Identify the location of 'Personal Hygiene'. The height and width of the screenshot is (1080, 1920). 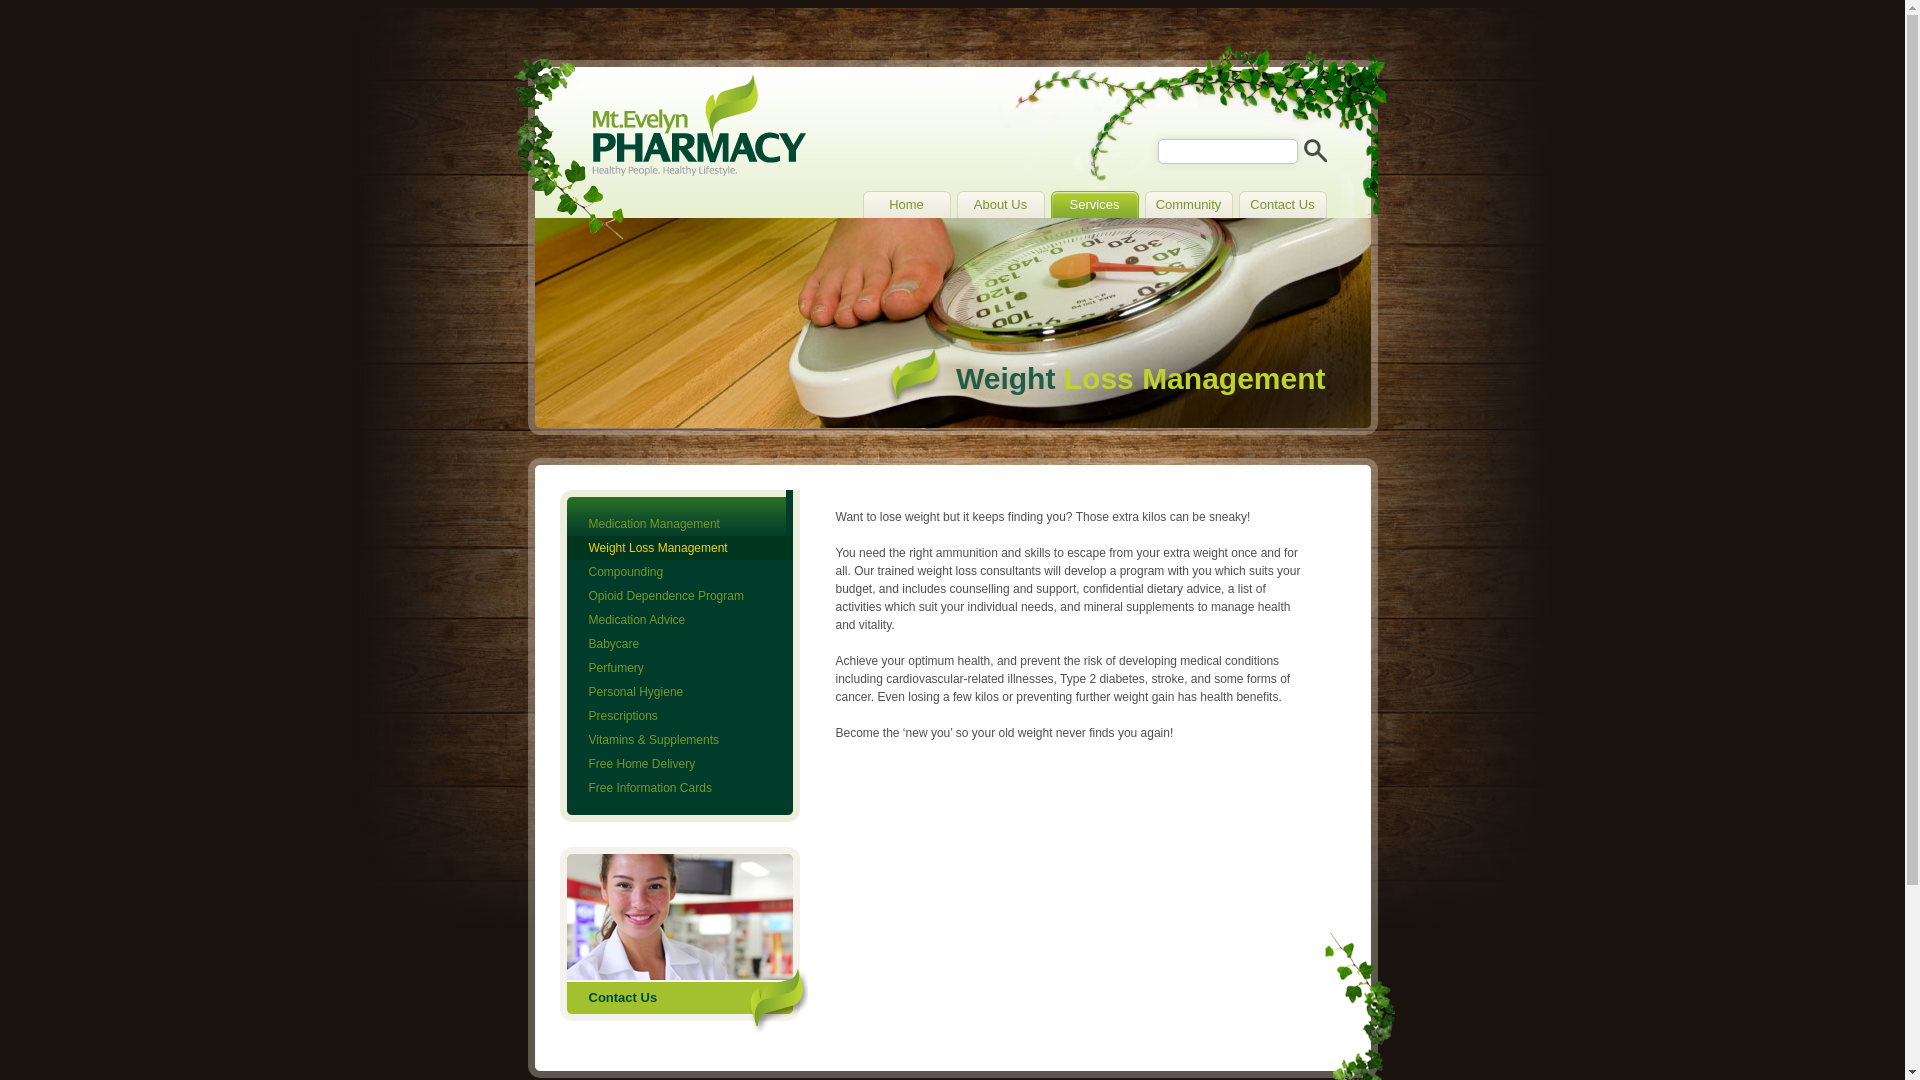
(565, 690).